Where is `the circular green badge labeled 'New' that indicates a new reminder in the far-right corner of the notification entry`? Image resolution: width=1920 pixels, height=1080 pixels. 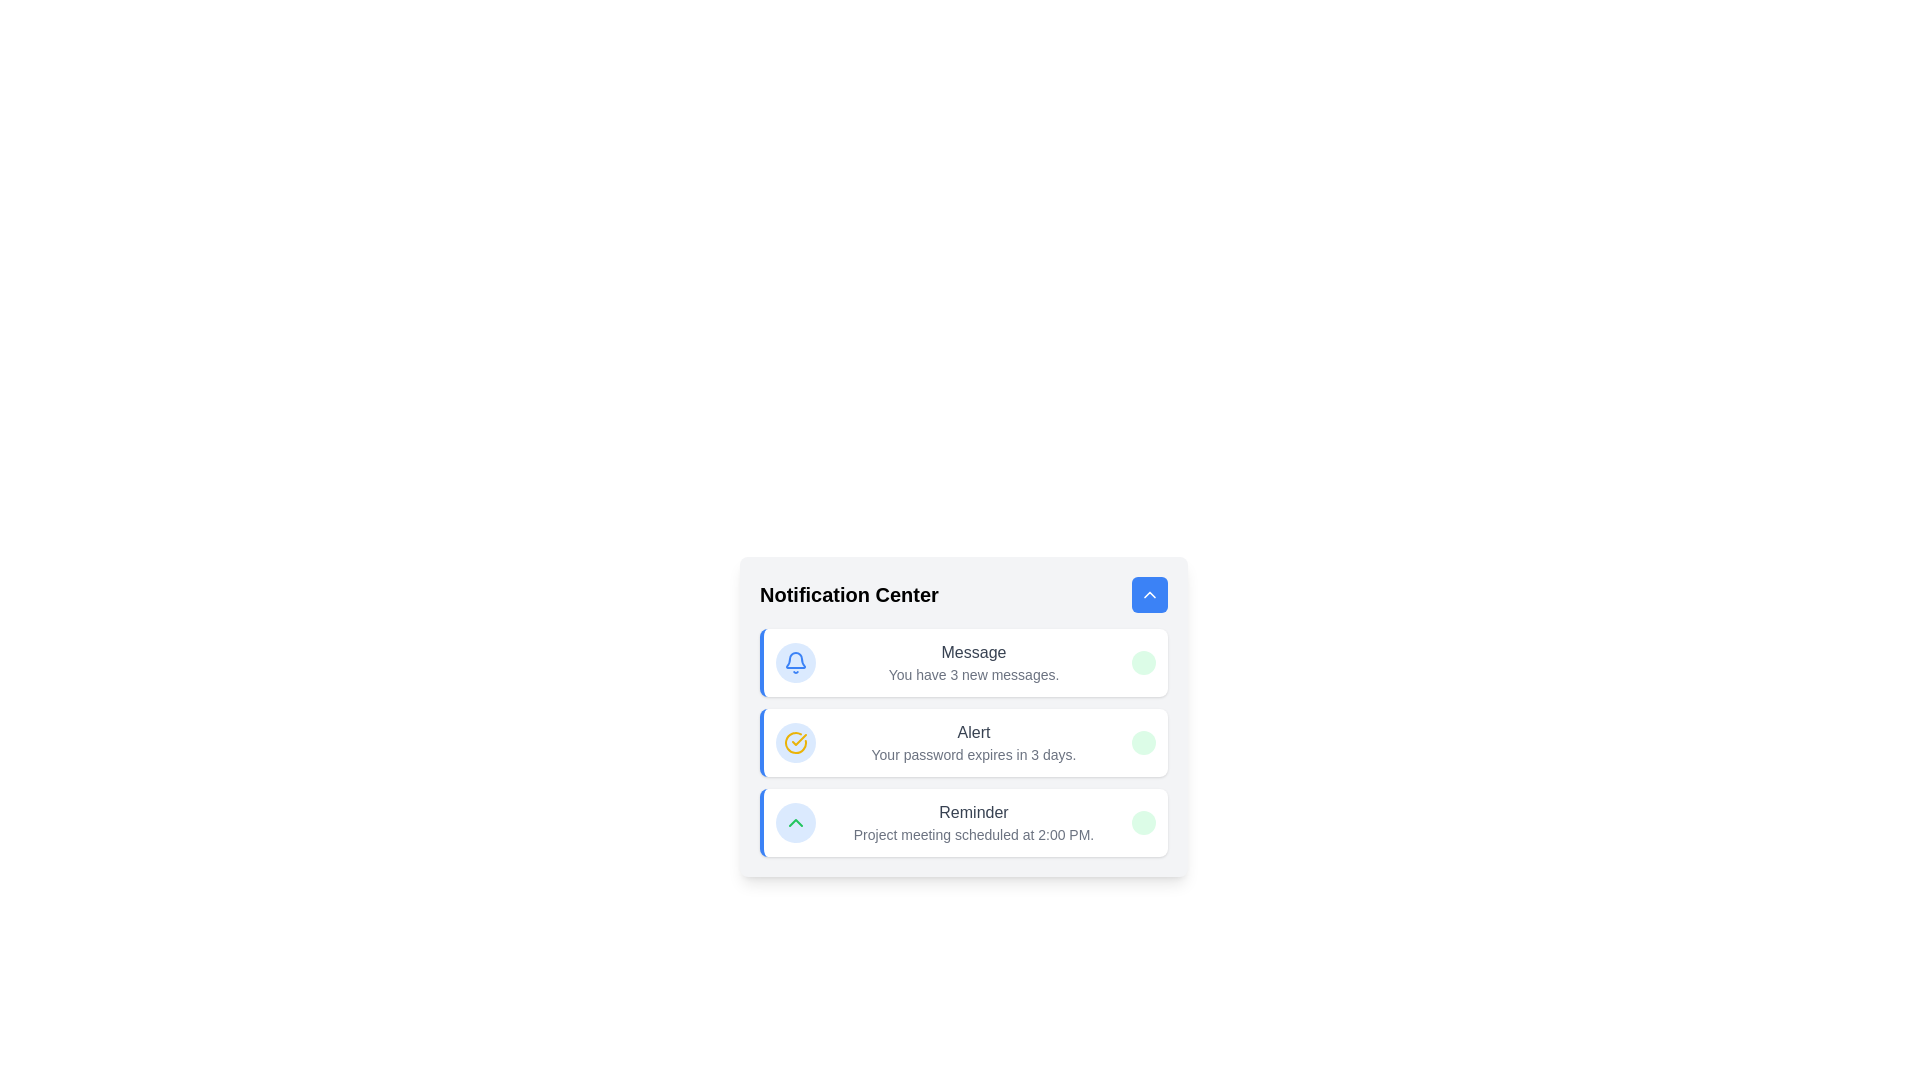
the circular green badge labeled 'New' that indicates a new reminder in the far-right corner of the notification entry is located at coordinates (1143, 822).